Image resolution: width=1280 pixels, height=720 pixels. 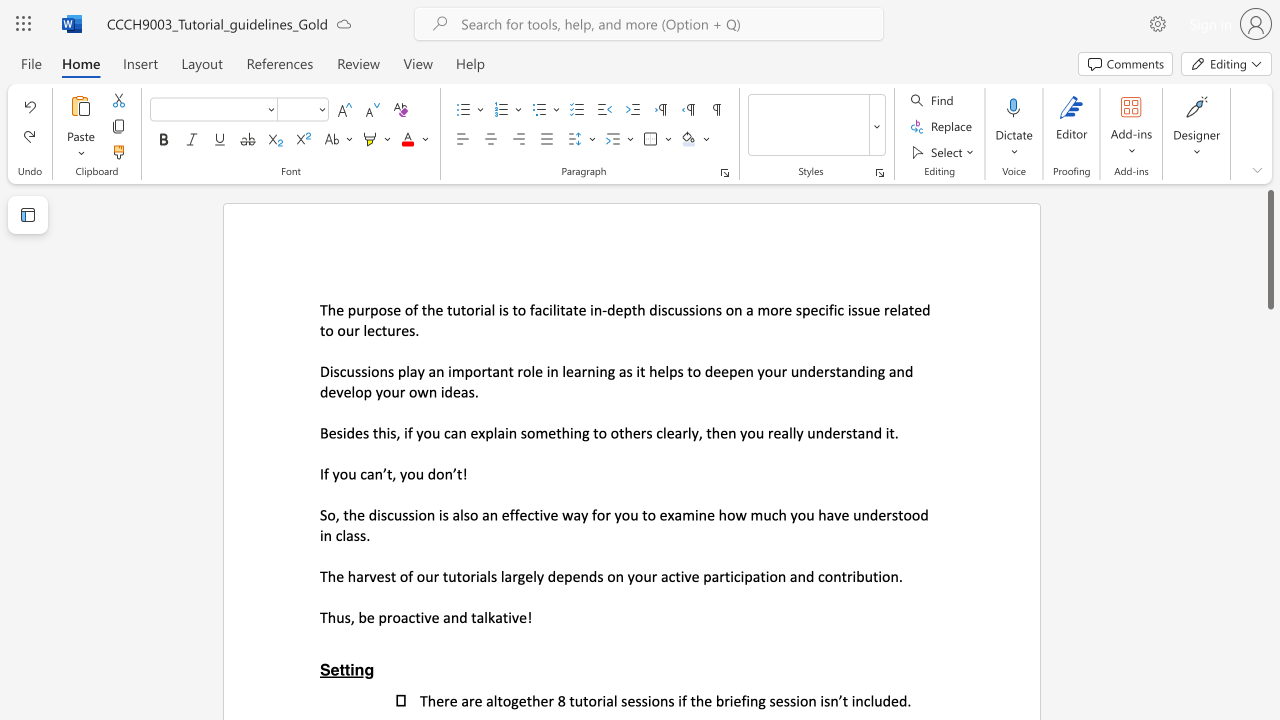 I want to click on the side scrollbar to bring the page down, so click(x=1269, y=598).